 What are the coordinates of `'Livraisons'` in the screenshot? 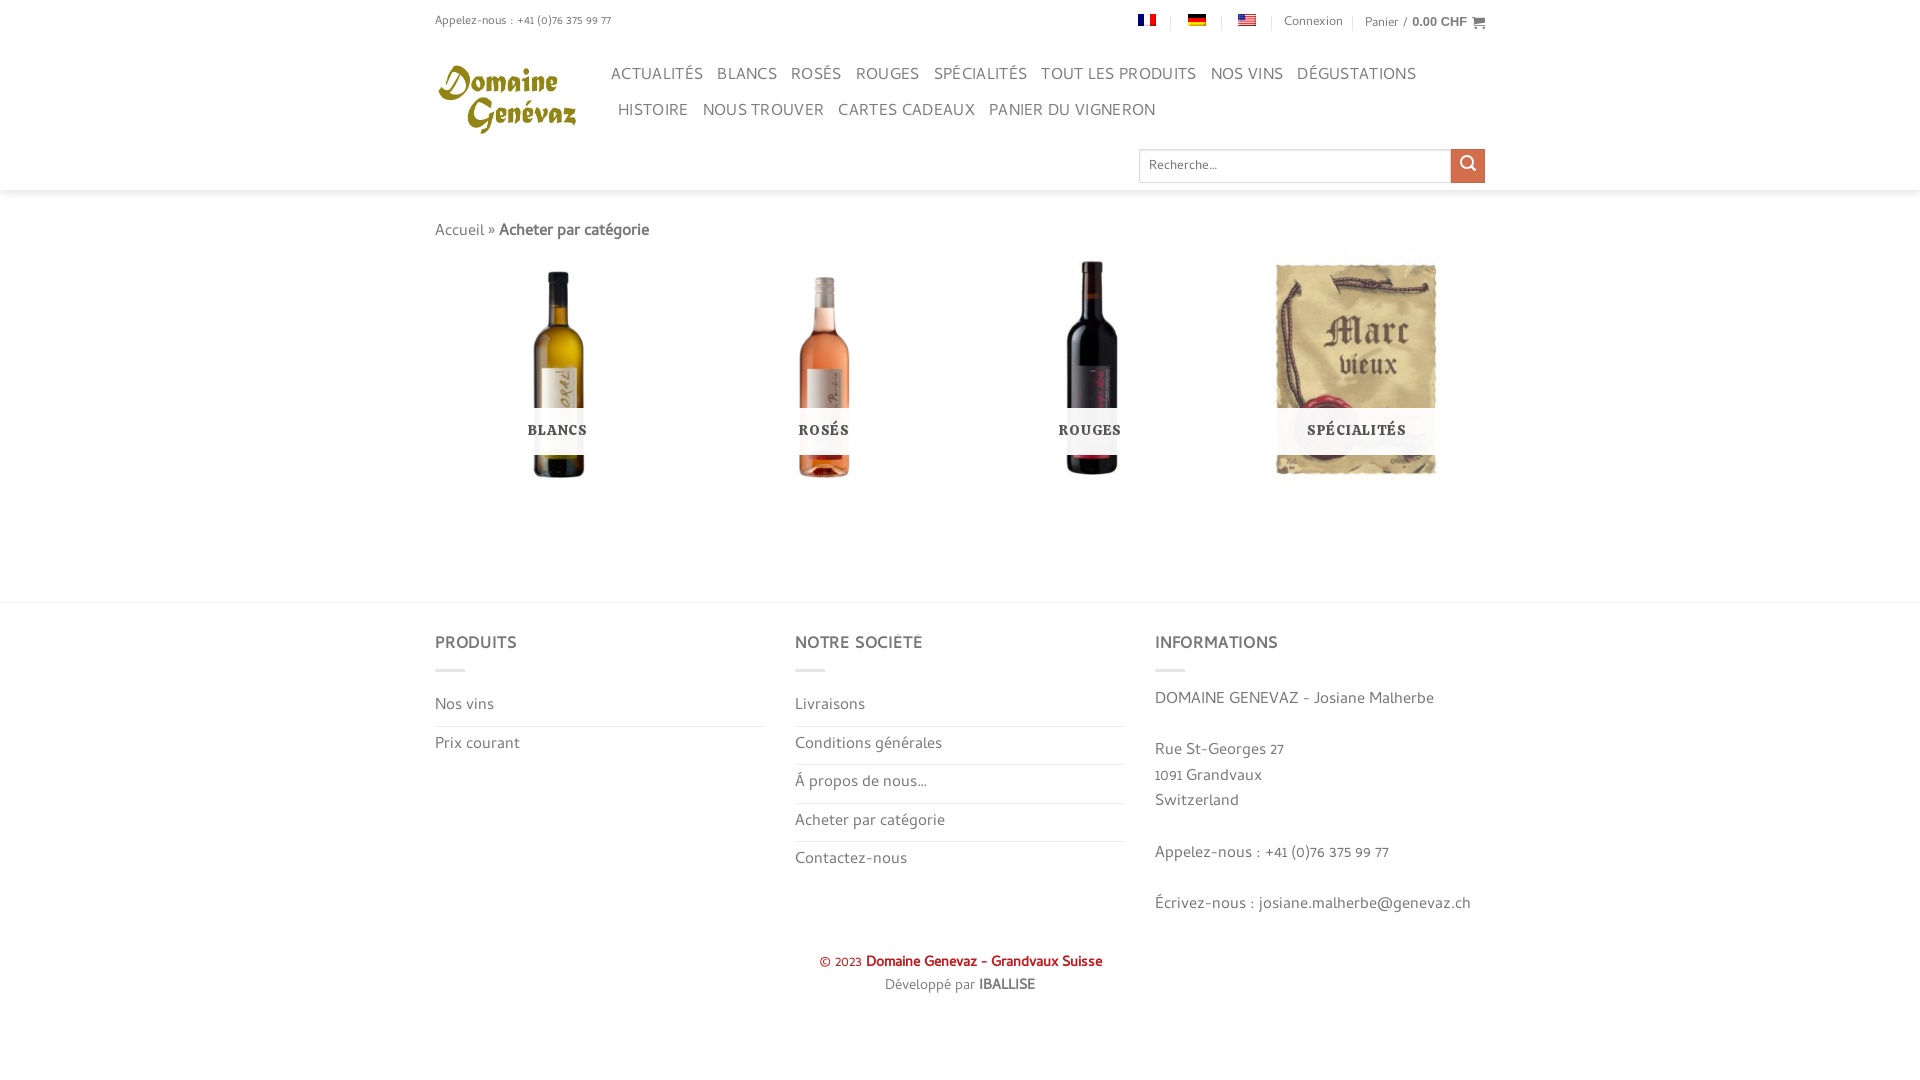 It's located at (830, 705).